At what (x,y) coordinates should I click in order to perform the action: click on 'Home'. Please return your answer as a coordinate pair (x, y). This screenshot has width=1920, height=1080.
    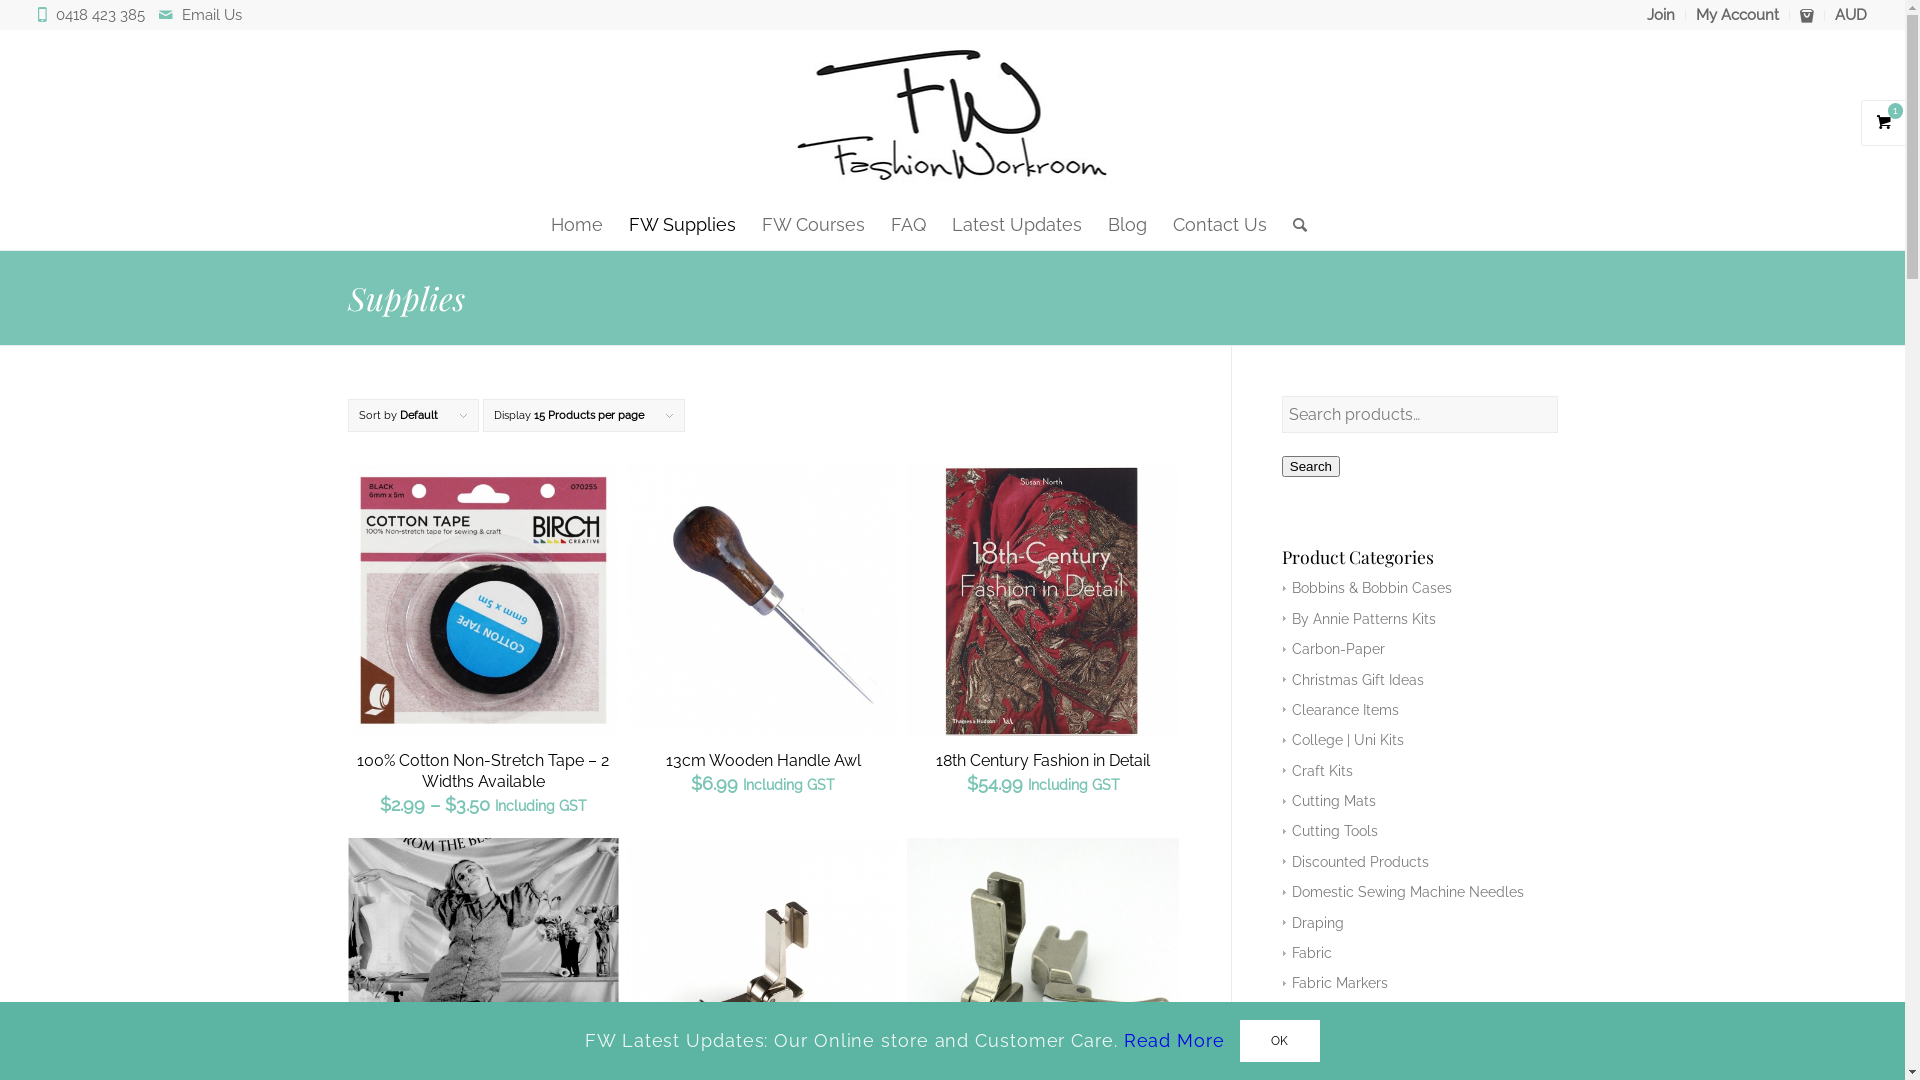
    Looking at the image, I should click on (575, 224).